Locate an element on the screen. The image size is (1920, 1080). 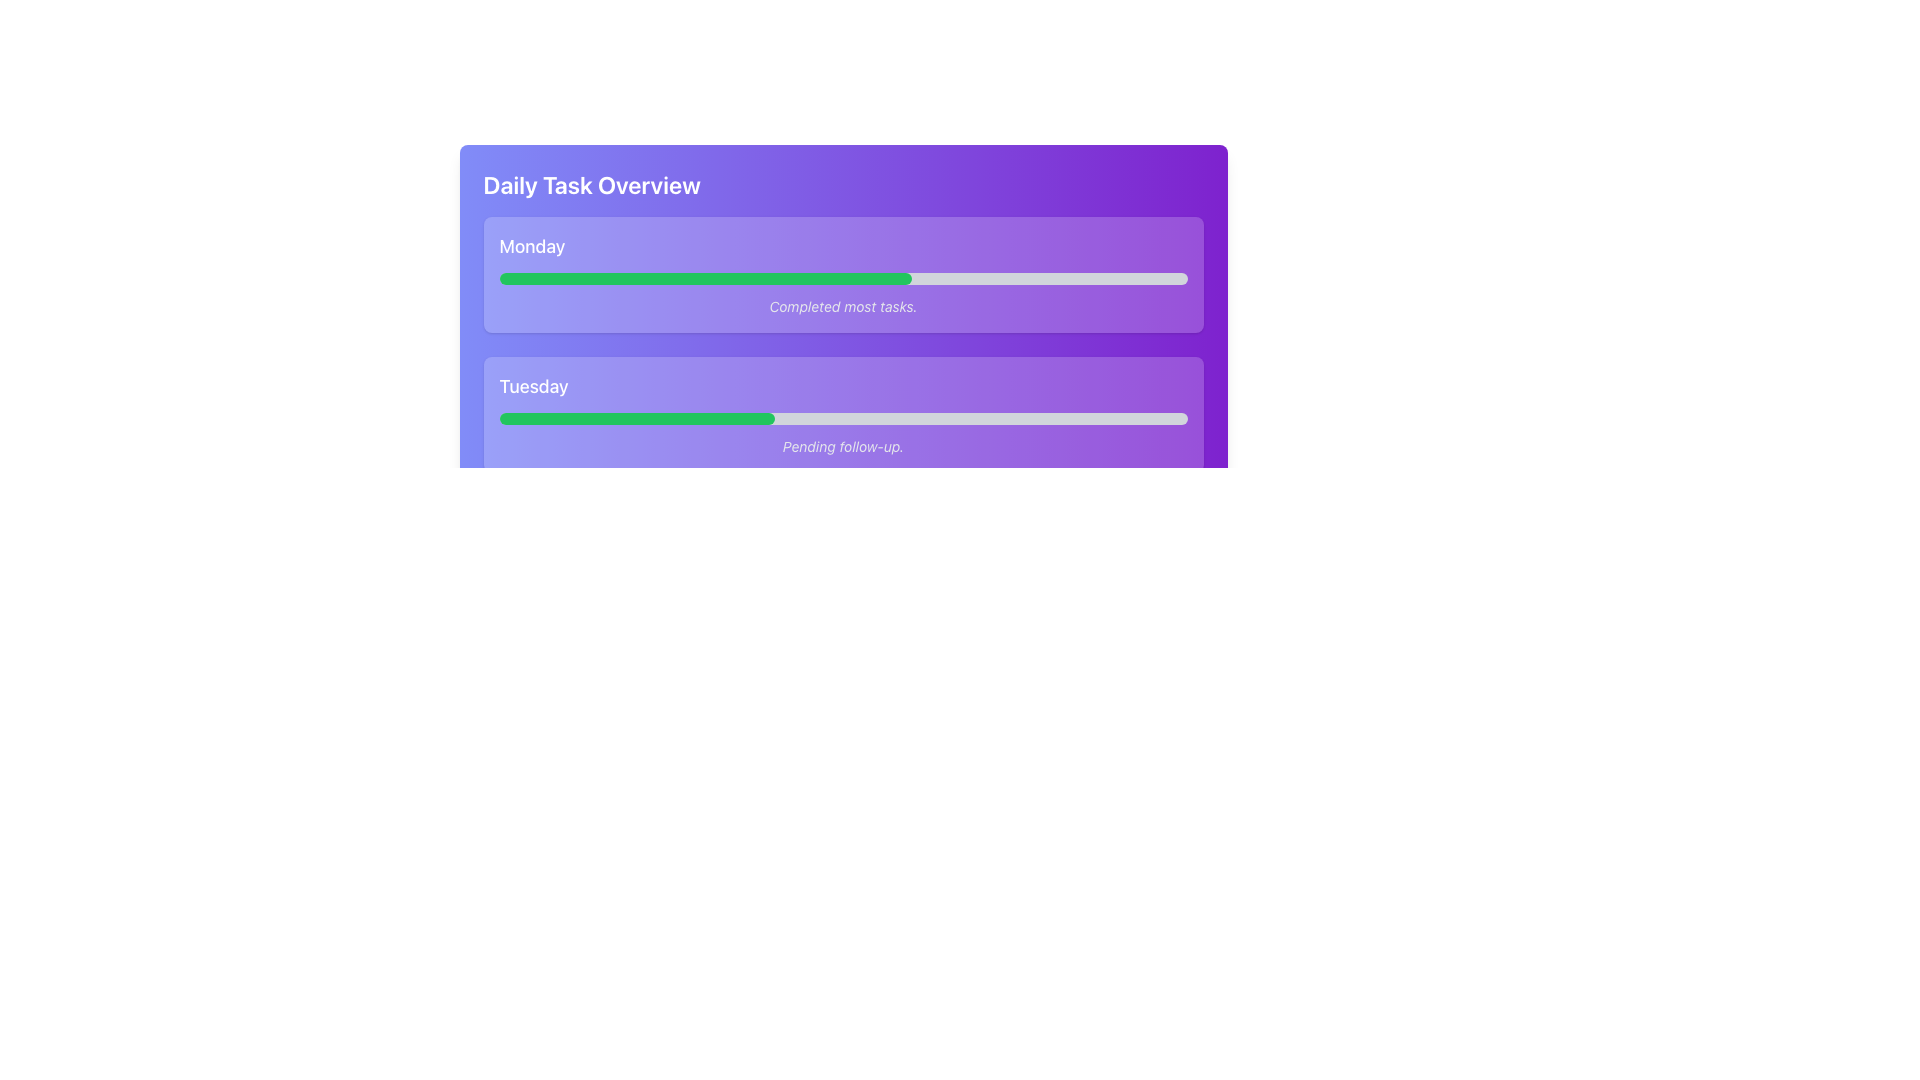
the status update text label located in the Tuesday section of the task overview interface, beneath the horizontal progress bar is located at coordinates (843, 446).